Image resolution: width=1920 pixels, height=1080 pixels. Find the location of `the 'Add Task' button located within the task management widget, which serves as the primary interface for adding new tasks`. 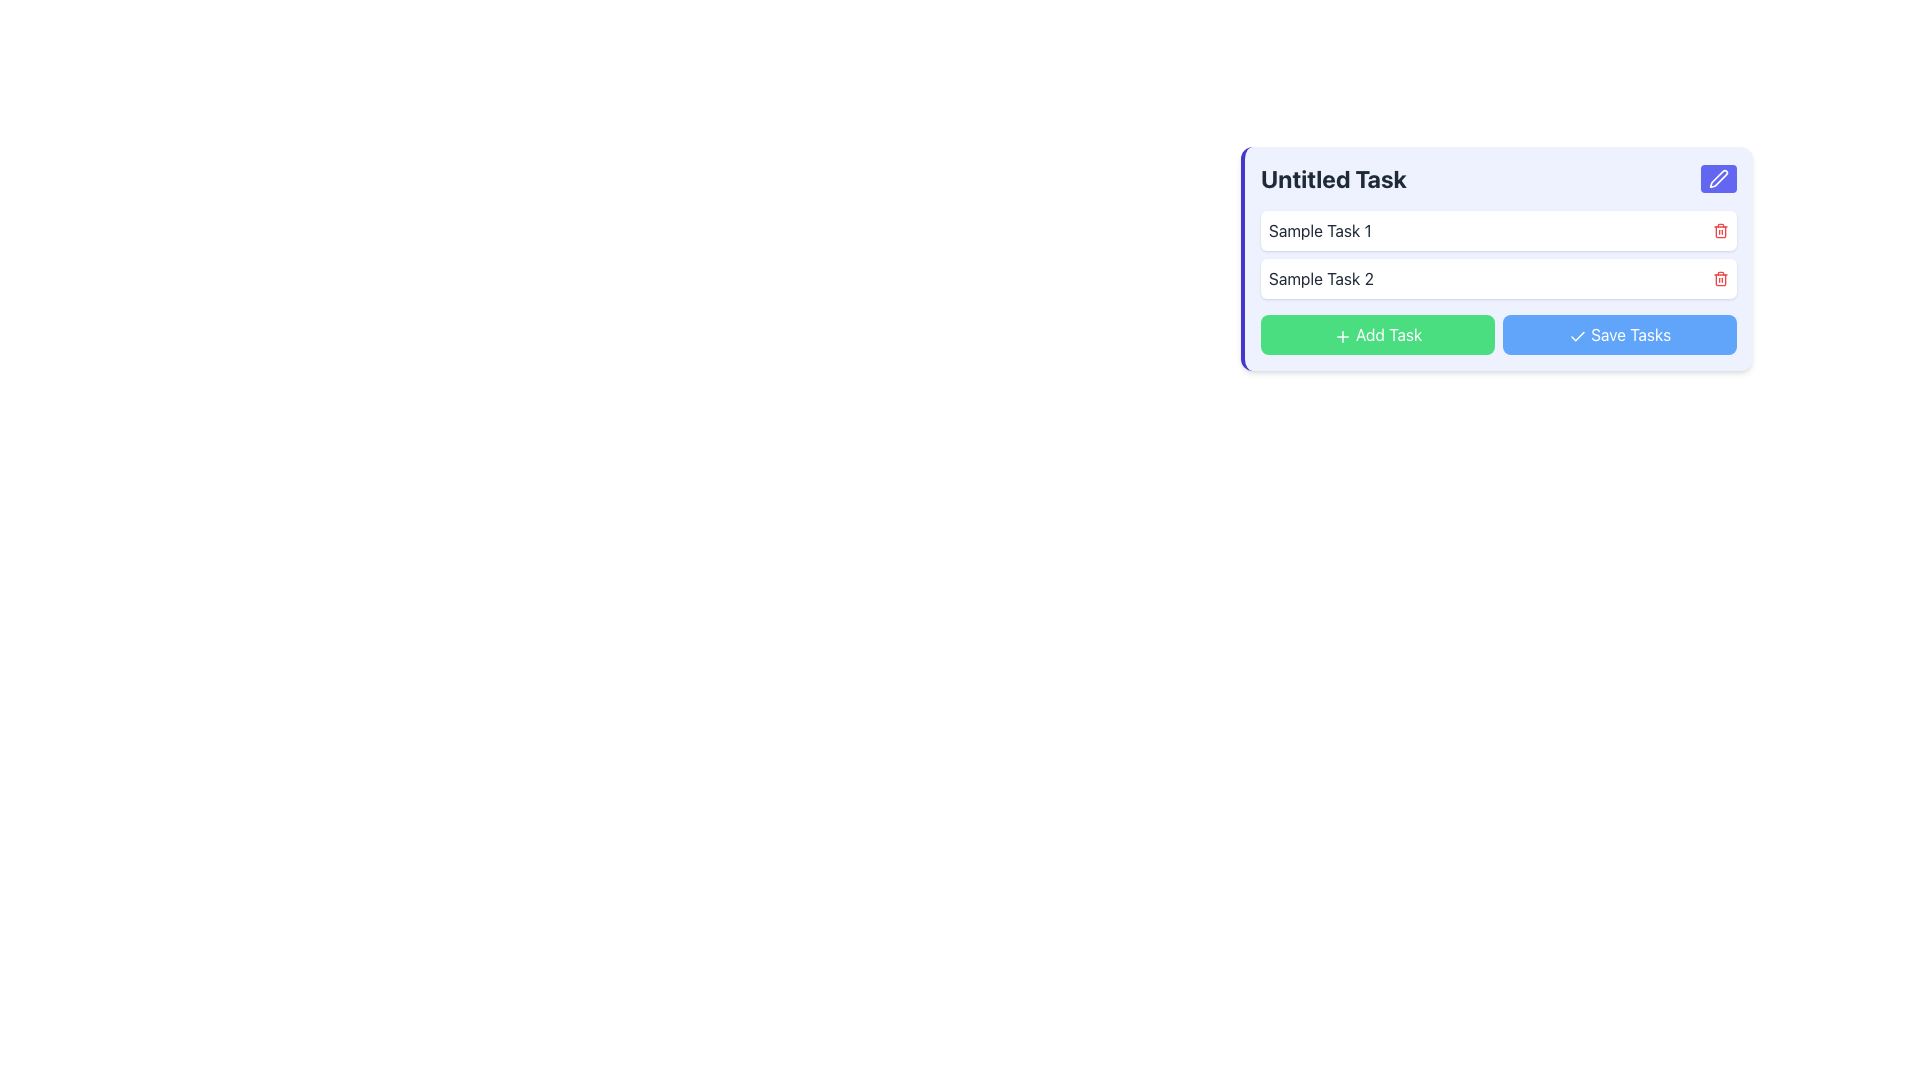

the 'Add Task' button located within the task management widget, which serves as the primary interface for adding new tasks is located at coordinates (1497, 377).